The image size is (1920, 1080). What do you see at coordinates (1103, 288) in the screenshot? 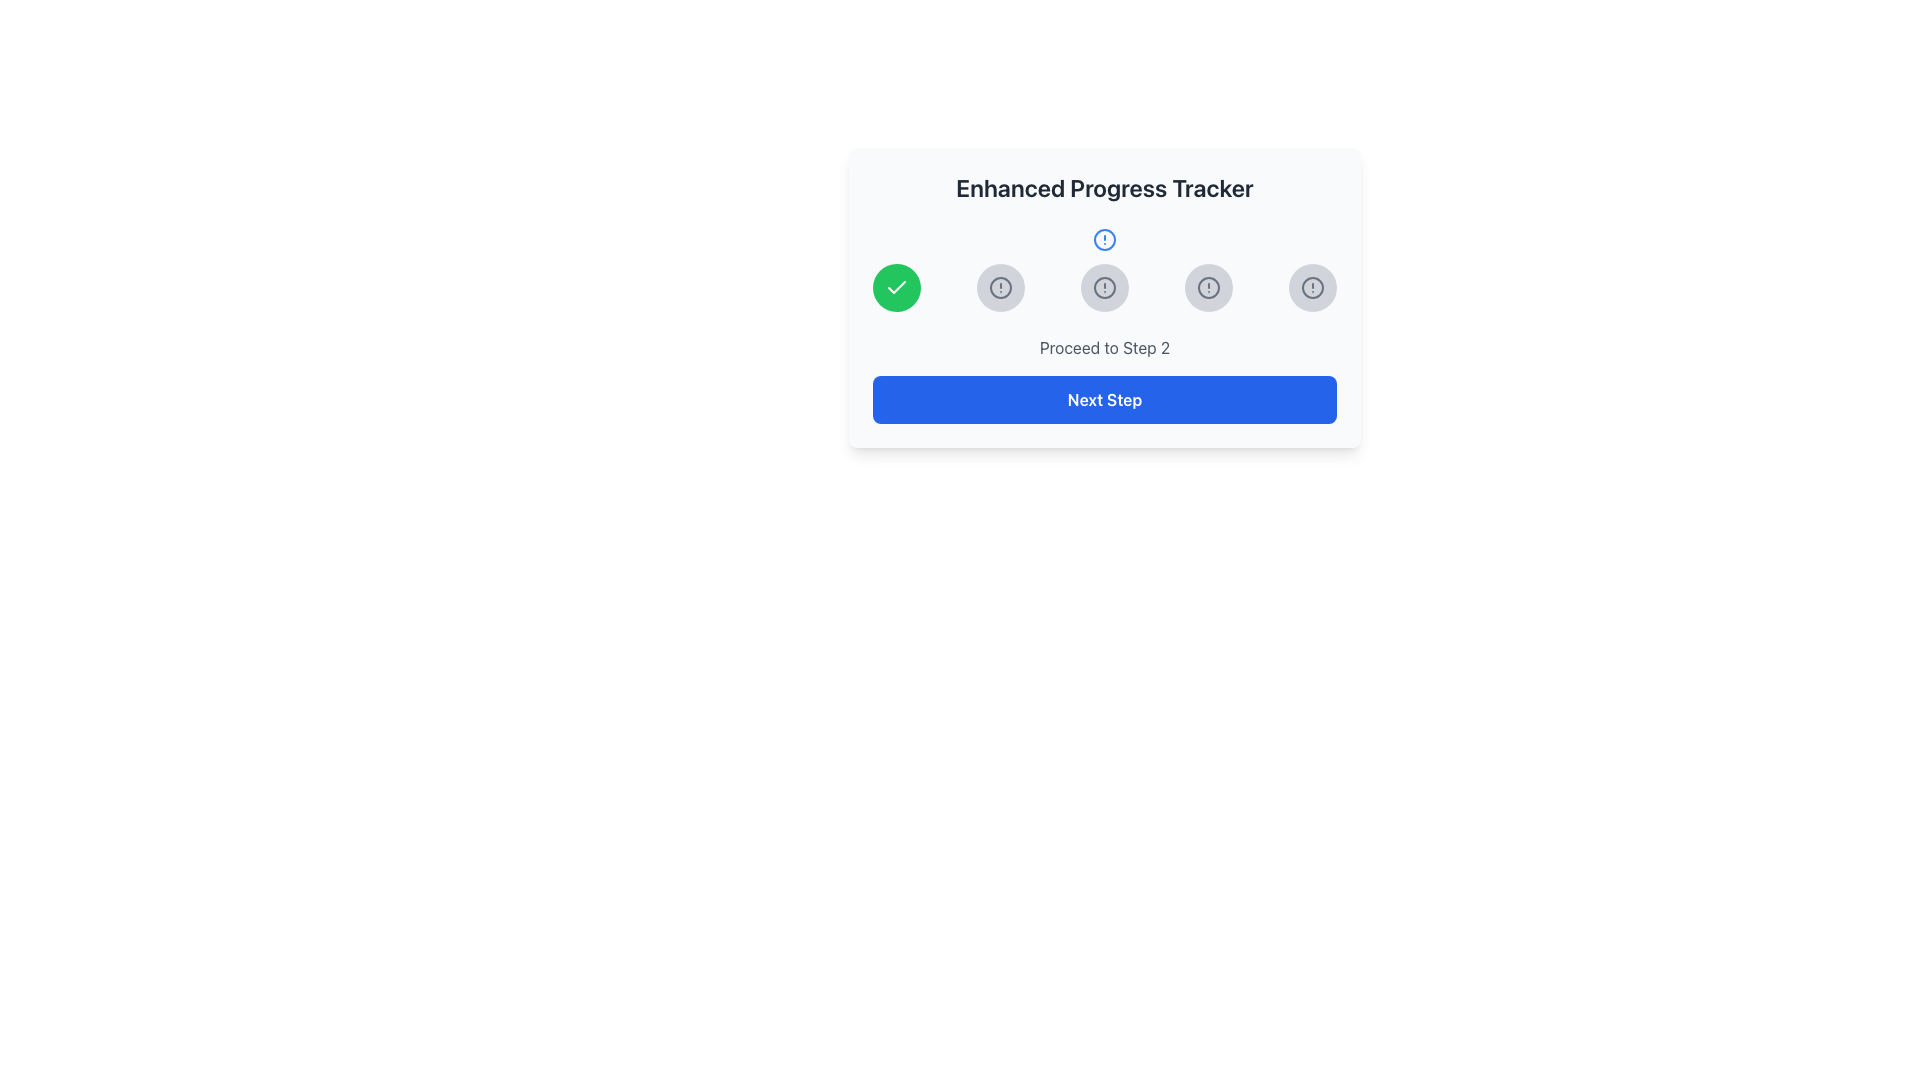
I see `on the third SVG Icon in the progress tracker interface, which serves as an alert or notification symbol` at bounding box center [1103, 288].